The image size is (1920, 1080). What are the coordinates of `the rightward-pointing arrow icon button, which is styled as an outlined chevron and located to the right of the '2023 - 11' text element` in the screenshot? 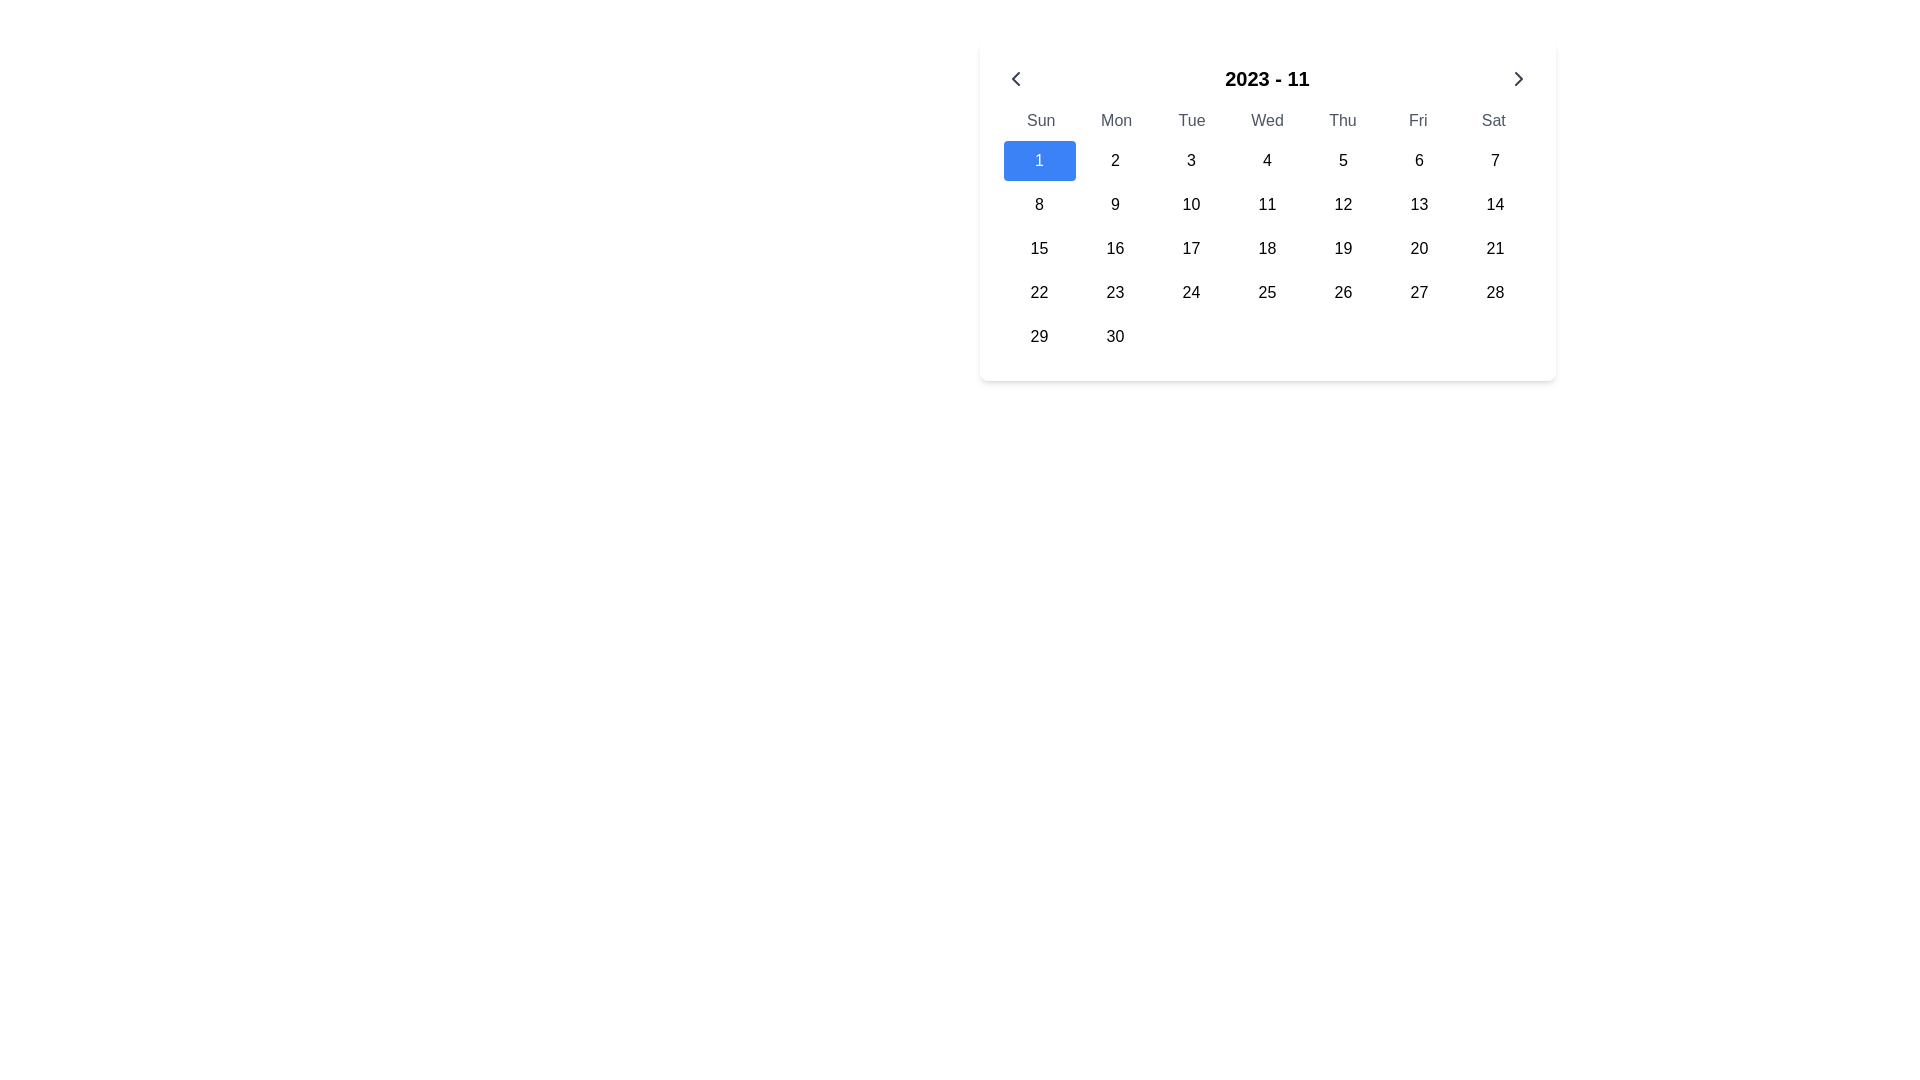 It's located at (1519, 77).